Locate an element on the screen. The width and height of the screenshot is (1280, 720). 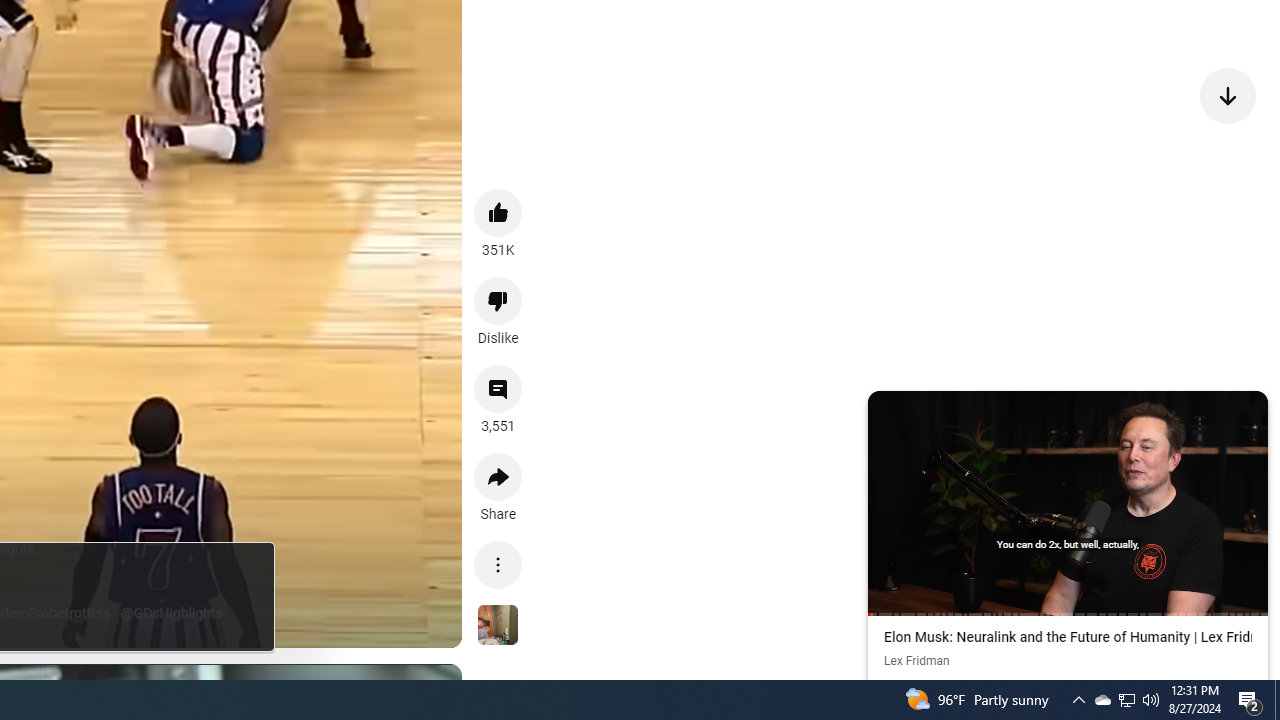
'See more videos using this sound' is located at coordinates (497, 625).